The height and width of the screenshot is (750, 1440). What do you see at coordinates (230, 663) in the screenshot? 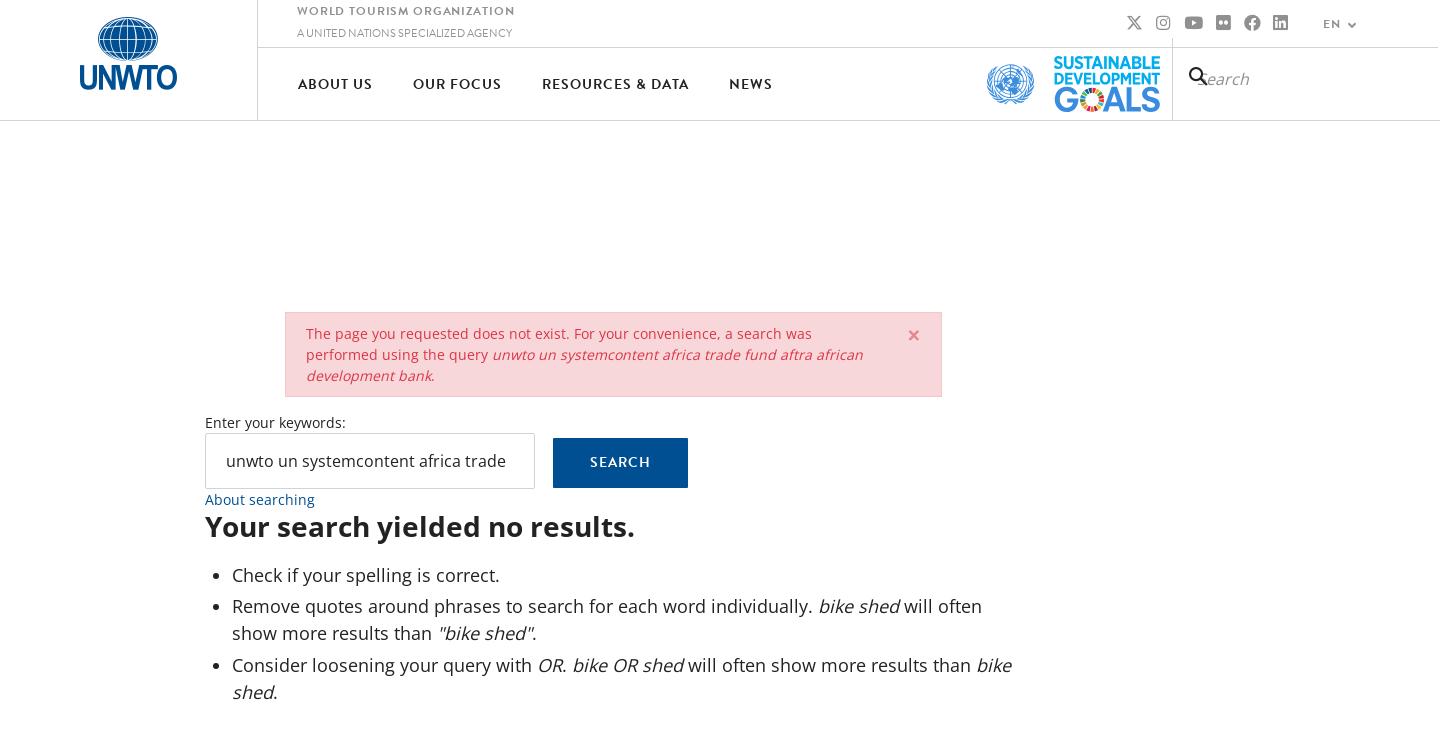
I see `'Consider loosening your query with'` at bounding box center [230, 663].